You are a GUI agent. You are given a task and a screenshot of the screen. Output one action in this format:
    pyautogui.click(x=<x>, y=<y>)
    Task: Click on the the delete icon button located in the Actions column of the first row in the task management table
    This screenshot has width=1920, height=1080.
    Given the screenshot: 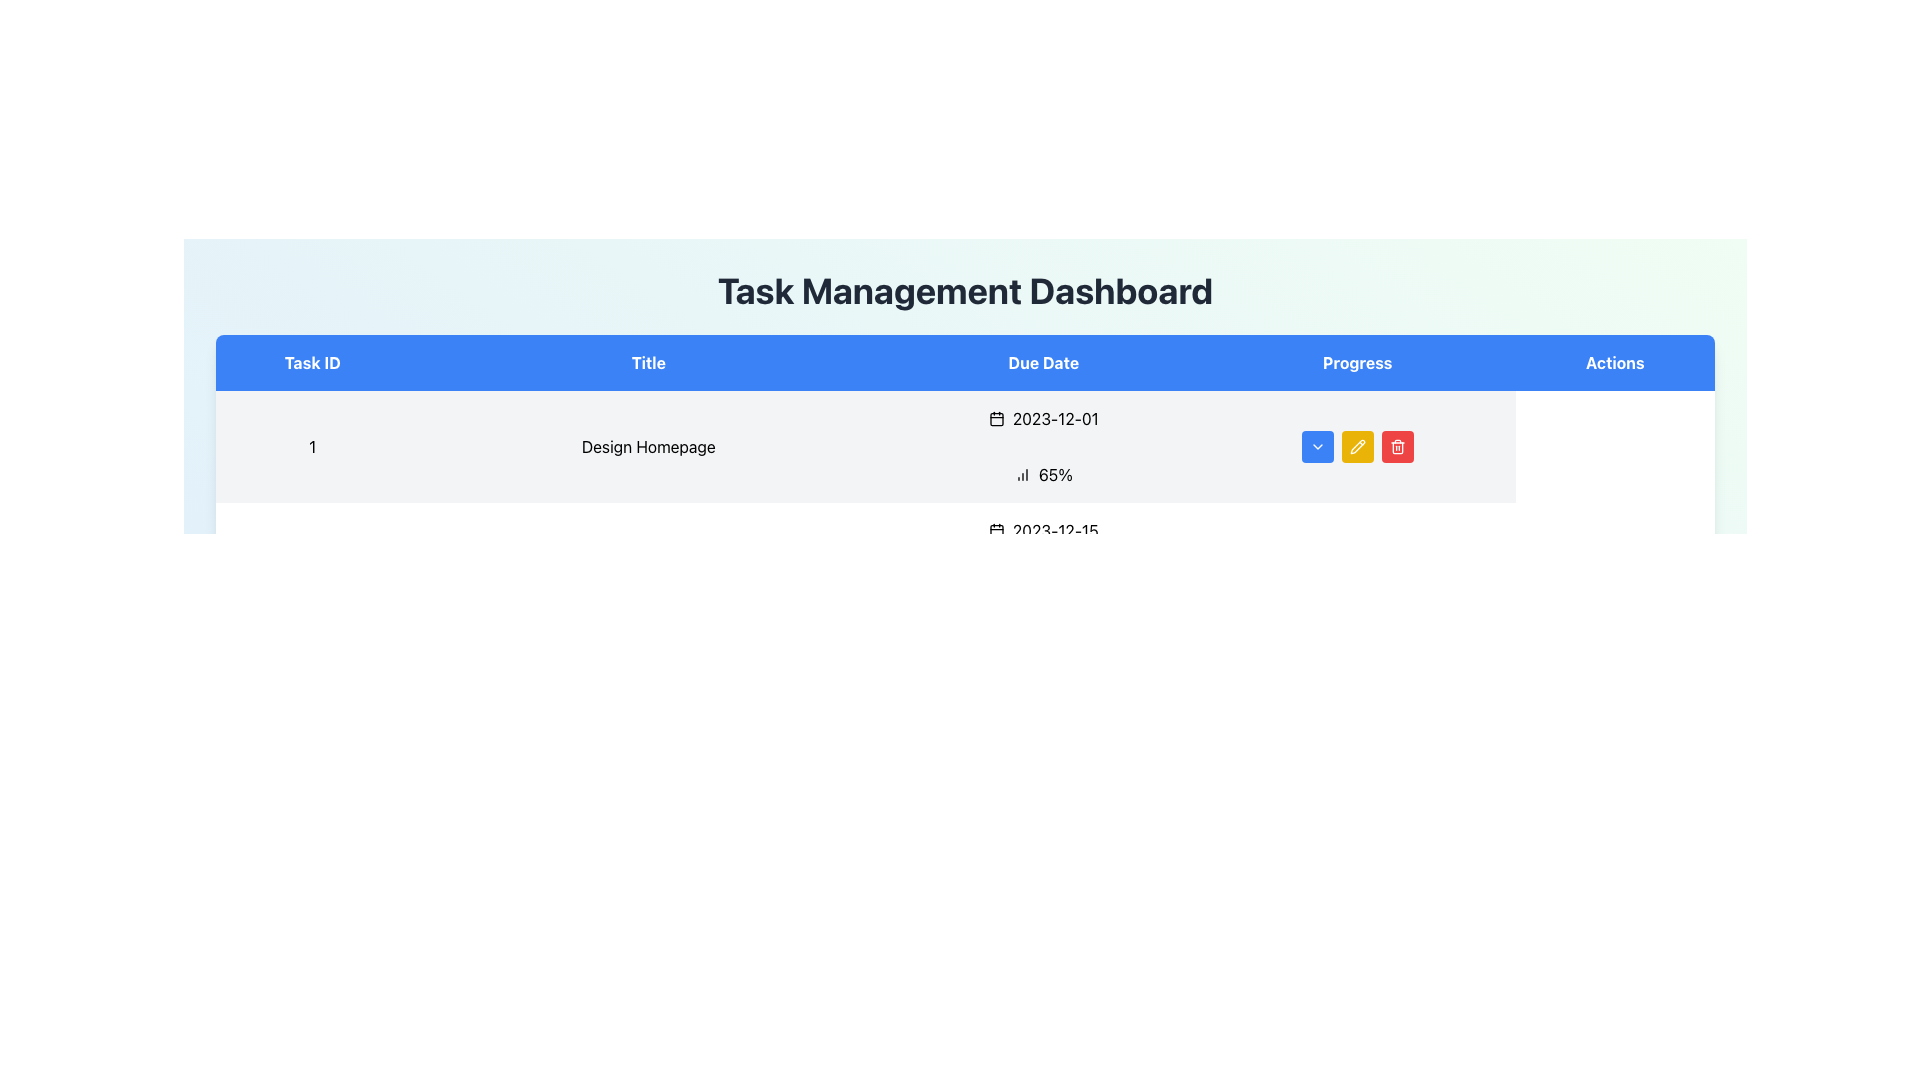 What is the action you would take?
    pyautogui.click(x=1396, y=446)
    